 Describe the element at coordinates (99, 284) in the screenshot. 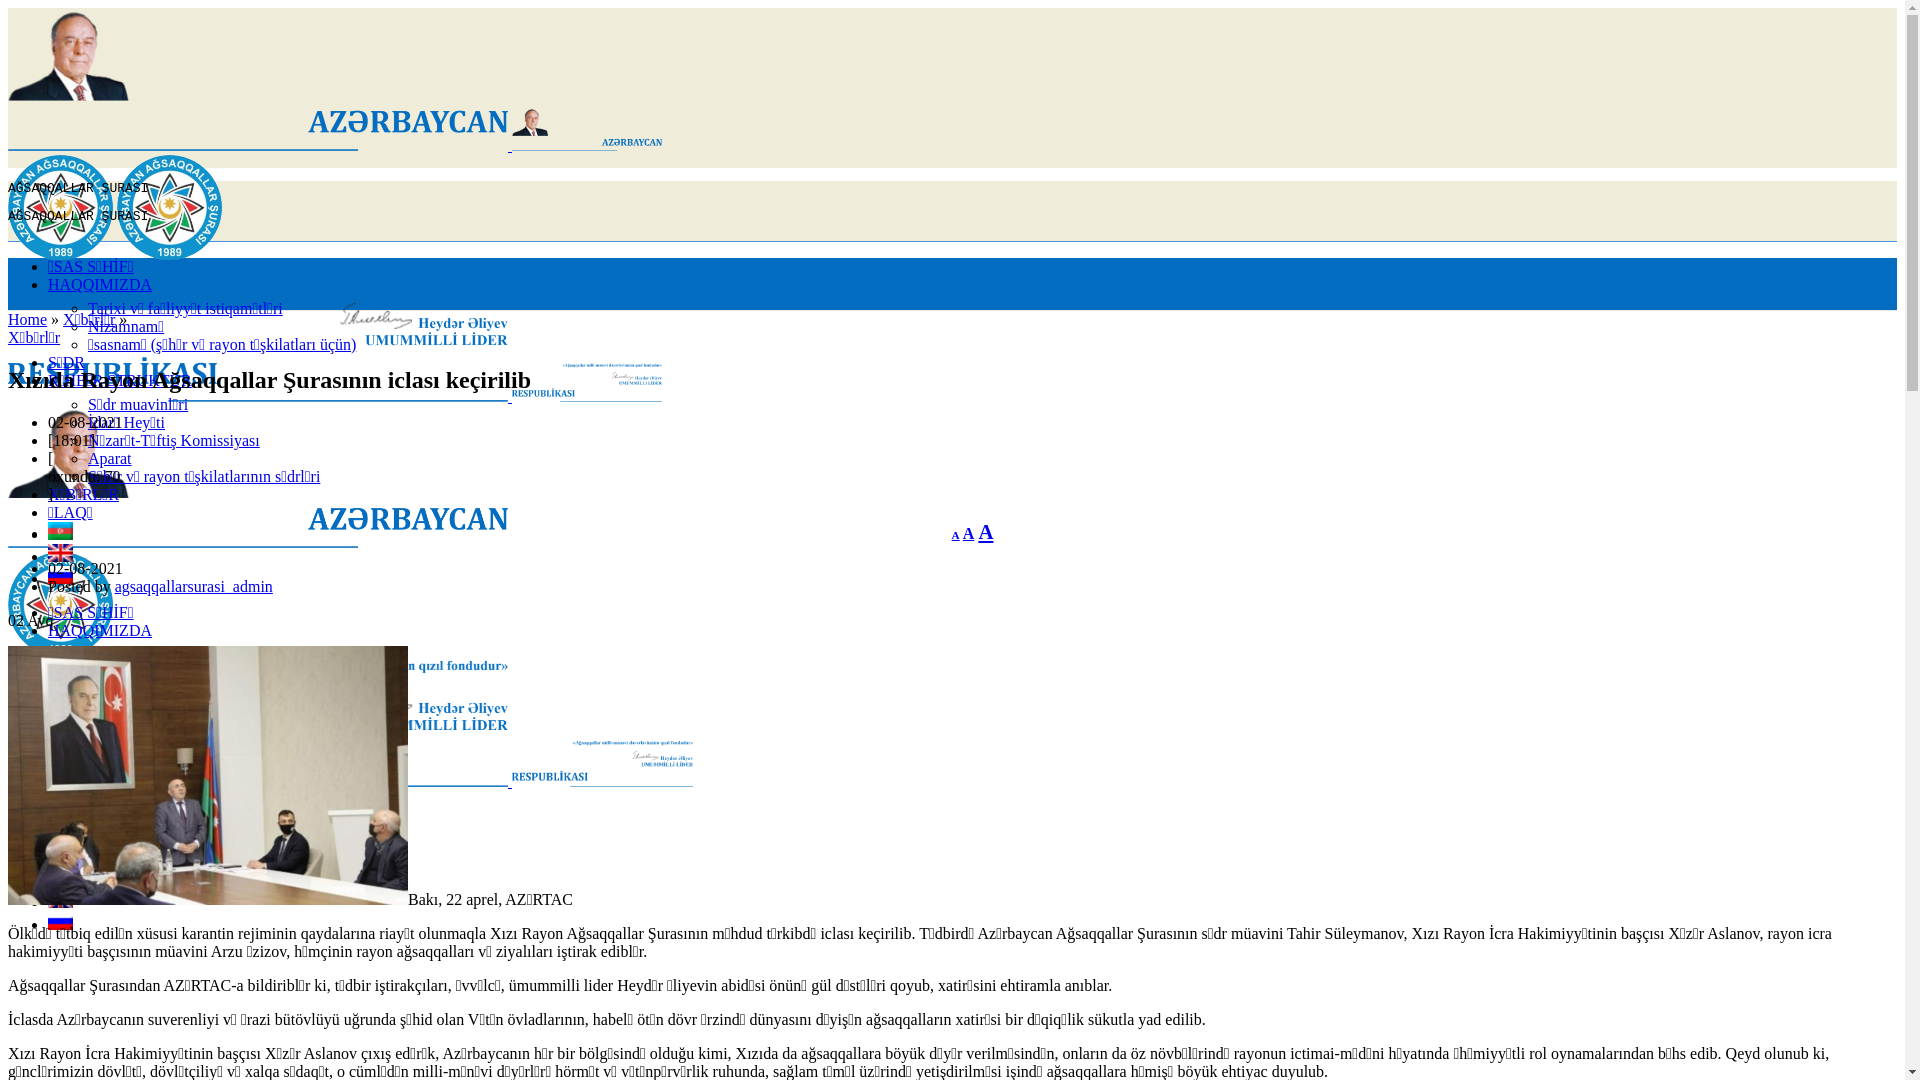

I see `'HAQQIMIZDA'` at that location.